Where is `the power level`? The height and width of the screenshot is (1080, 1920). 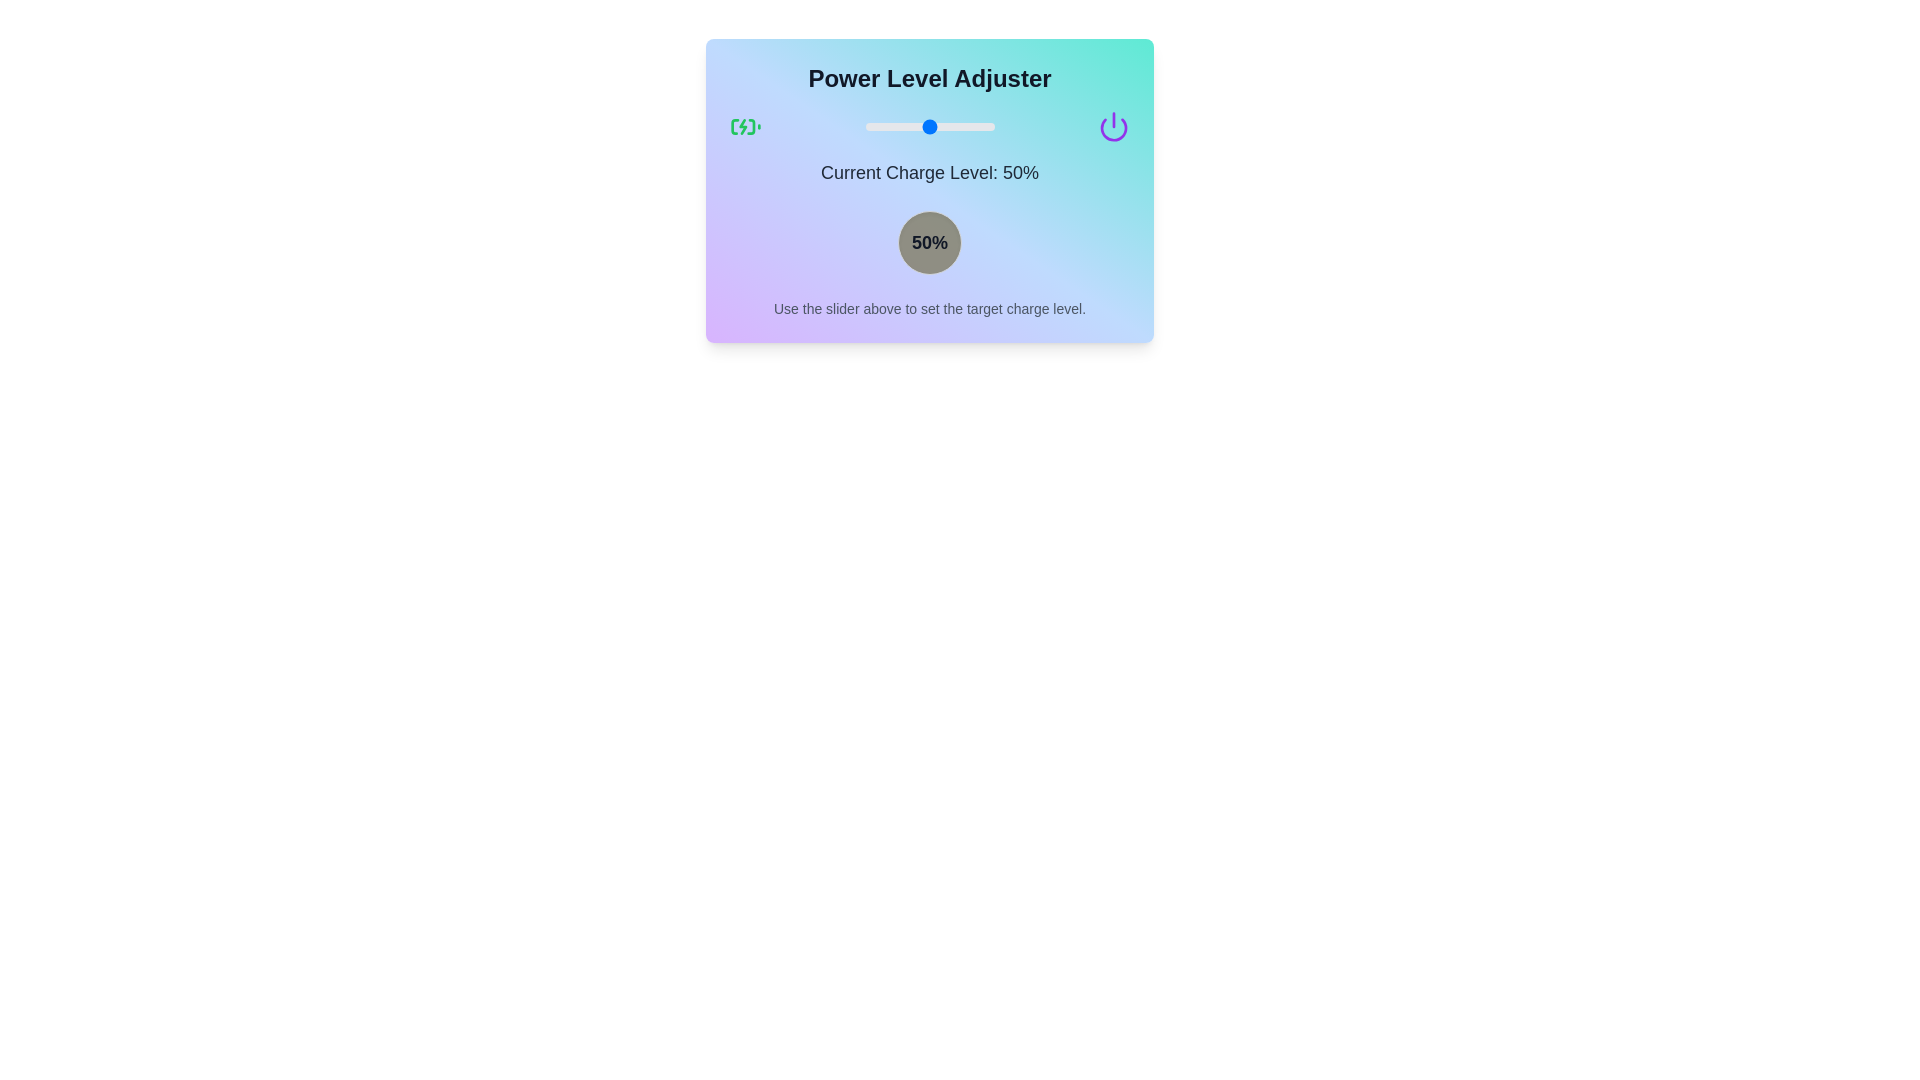
the power level is located at coordinates (868, 127).